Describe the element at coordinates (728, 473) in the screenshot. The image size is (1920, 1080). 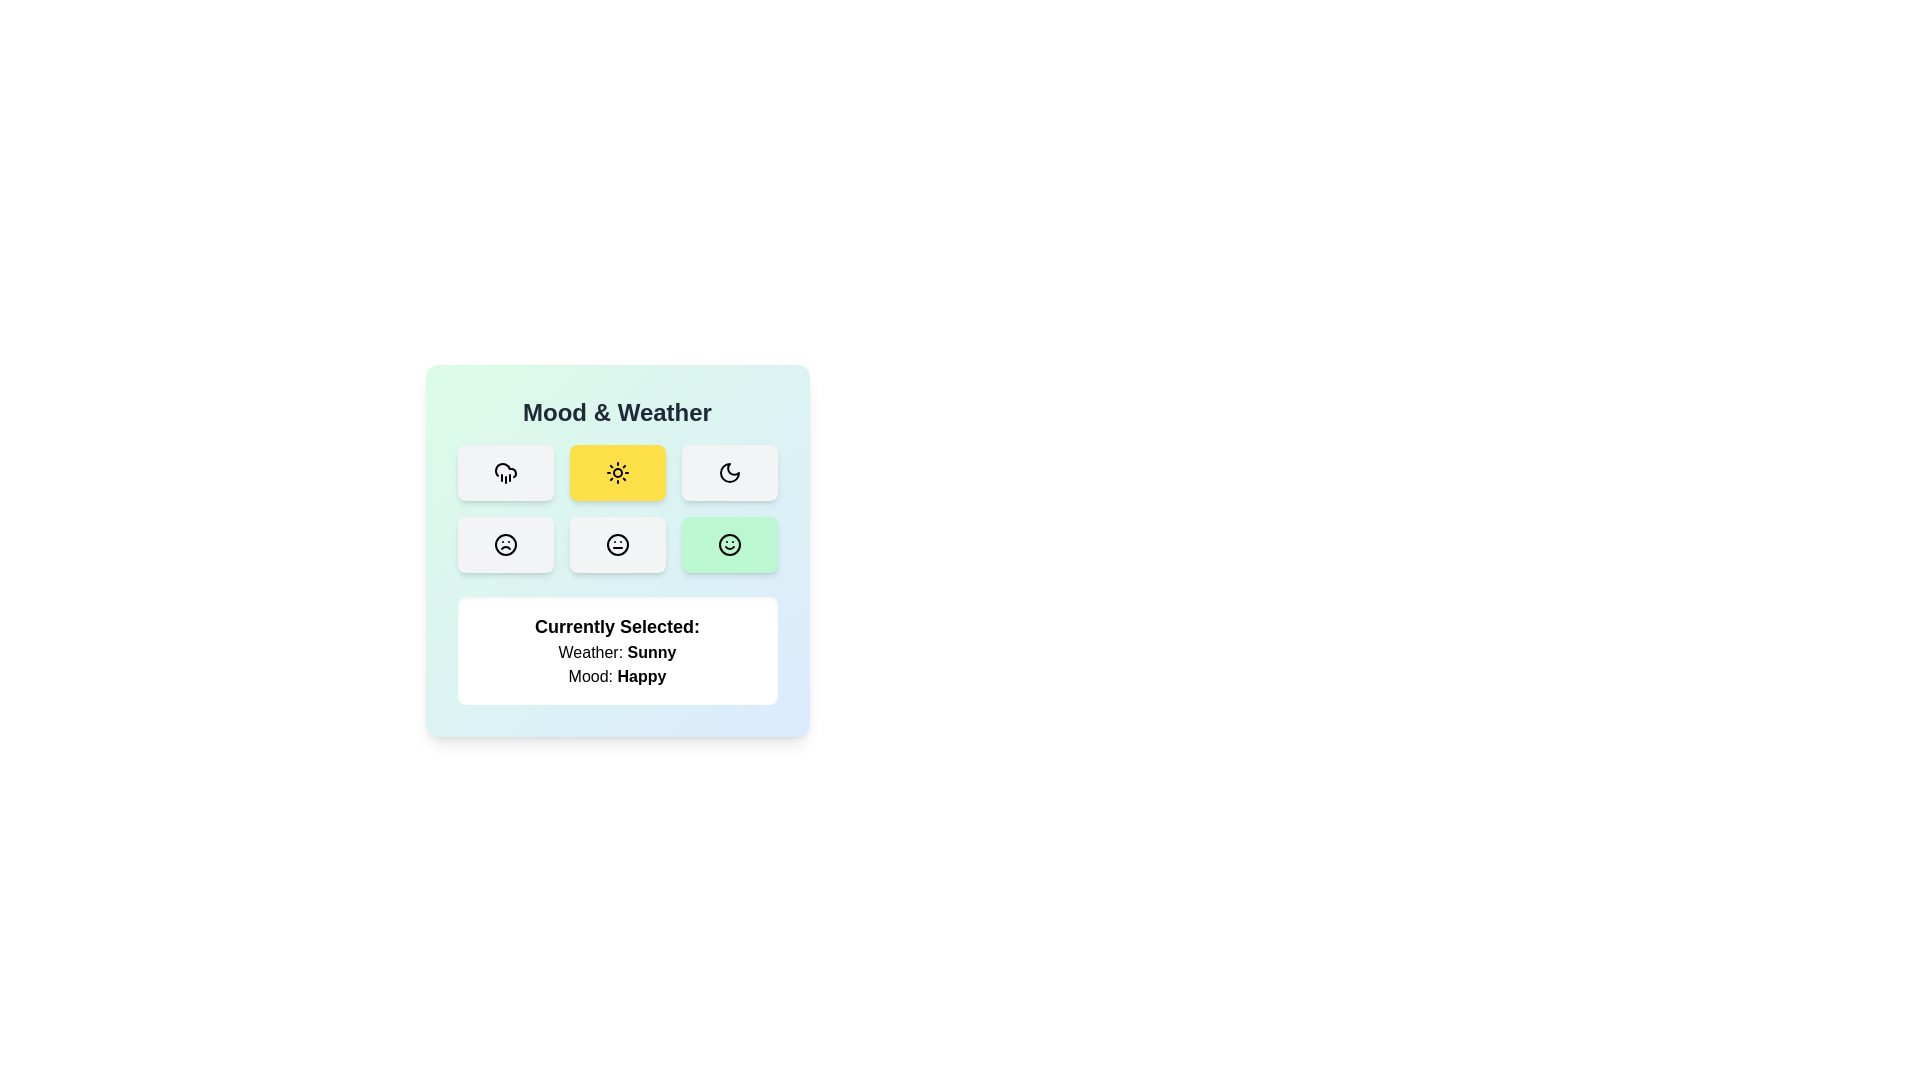
I see `the third button in the top row of the 3x2 grid layout, which represents the night or moon state` at that location.